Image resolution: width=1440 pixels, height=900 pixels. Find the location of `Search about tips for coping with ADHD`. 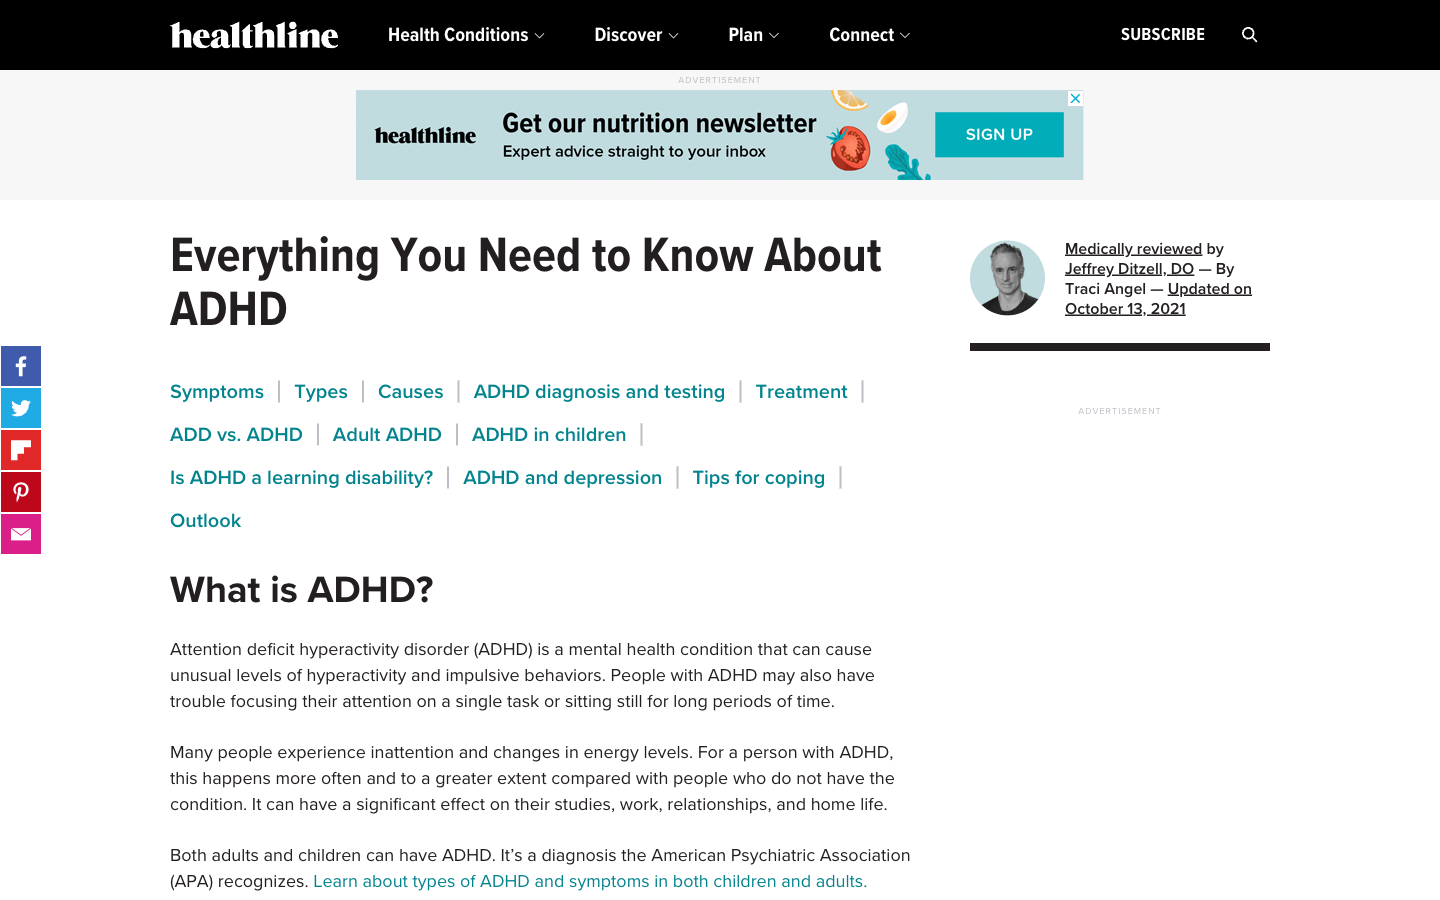

Search about tips for coping with ADHD is located at coordinates (757, 476).